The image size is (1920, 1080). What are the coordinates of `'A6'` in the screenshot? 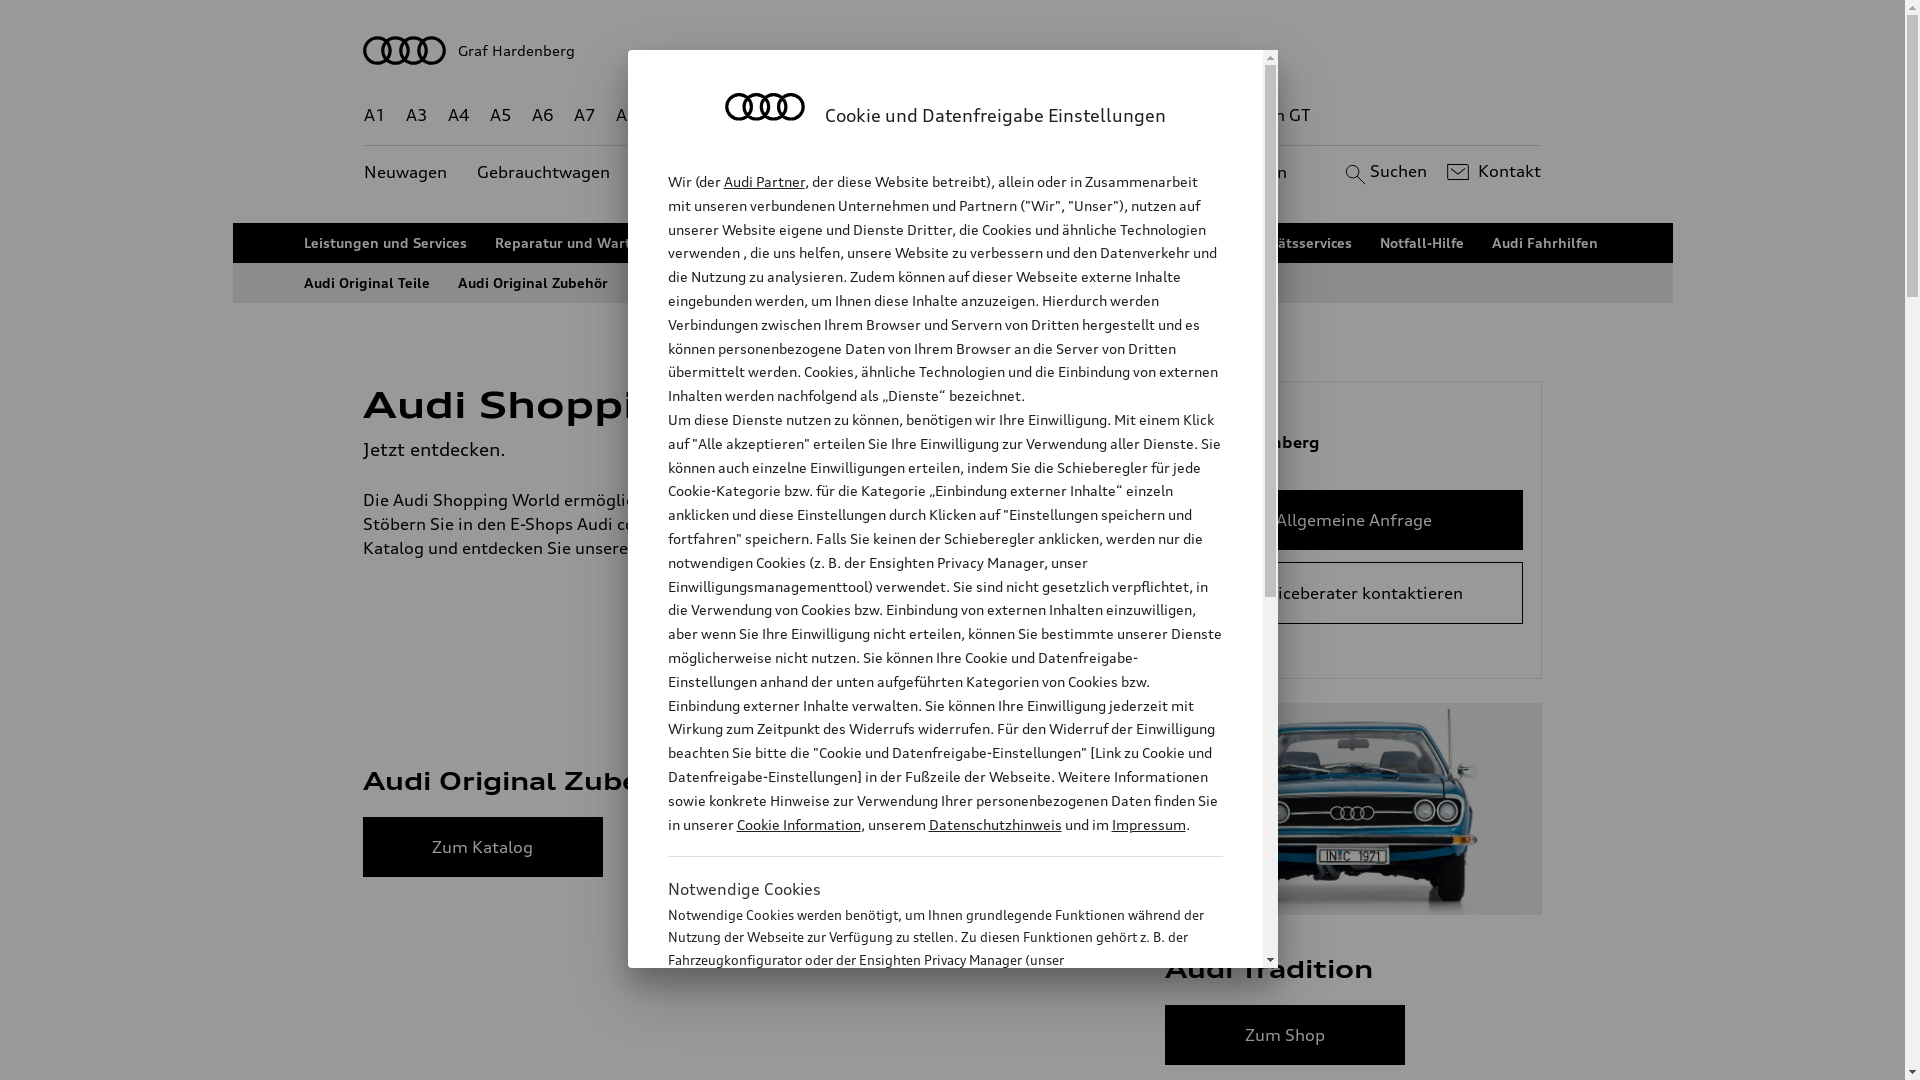 It's located at (542, 115).